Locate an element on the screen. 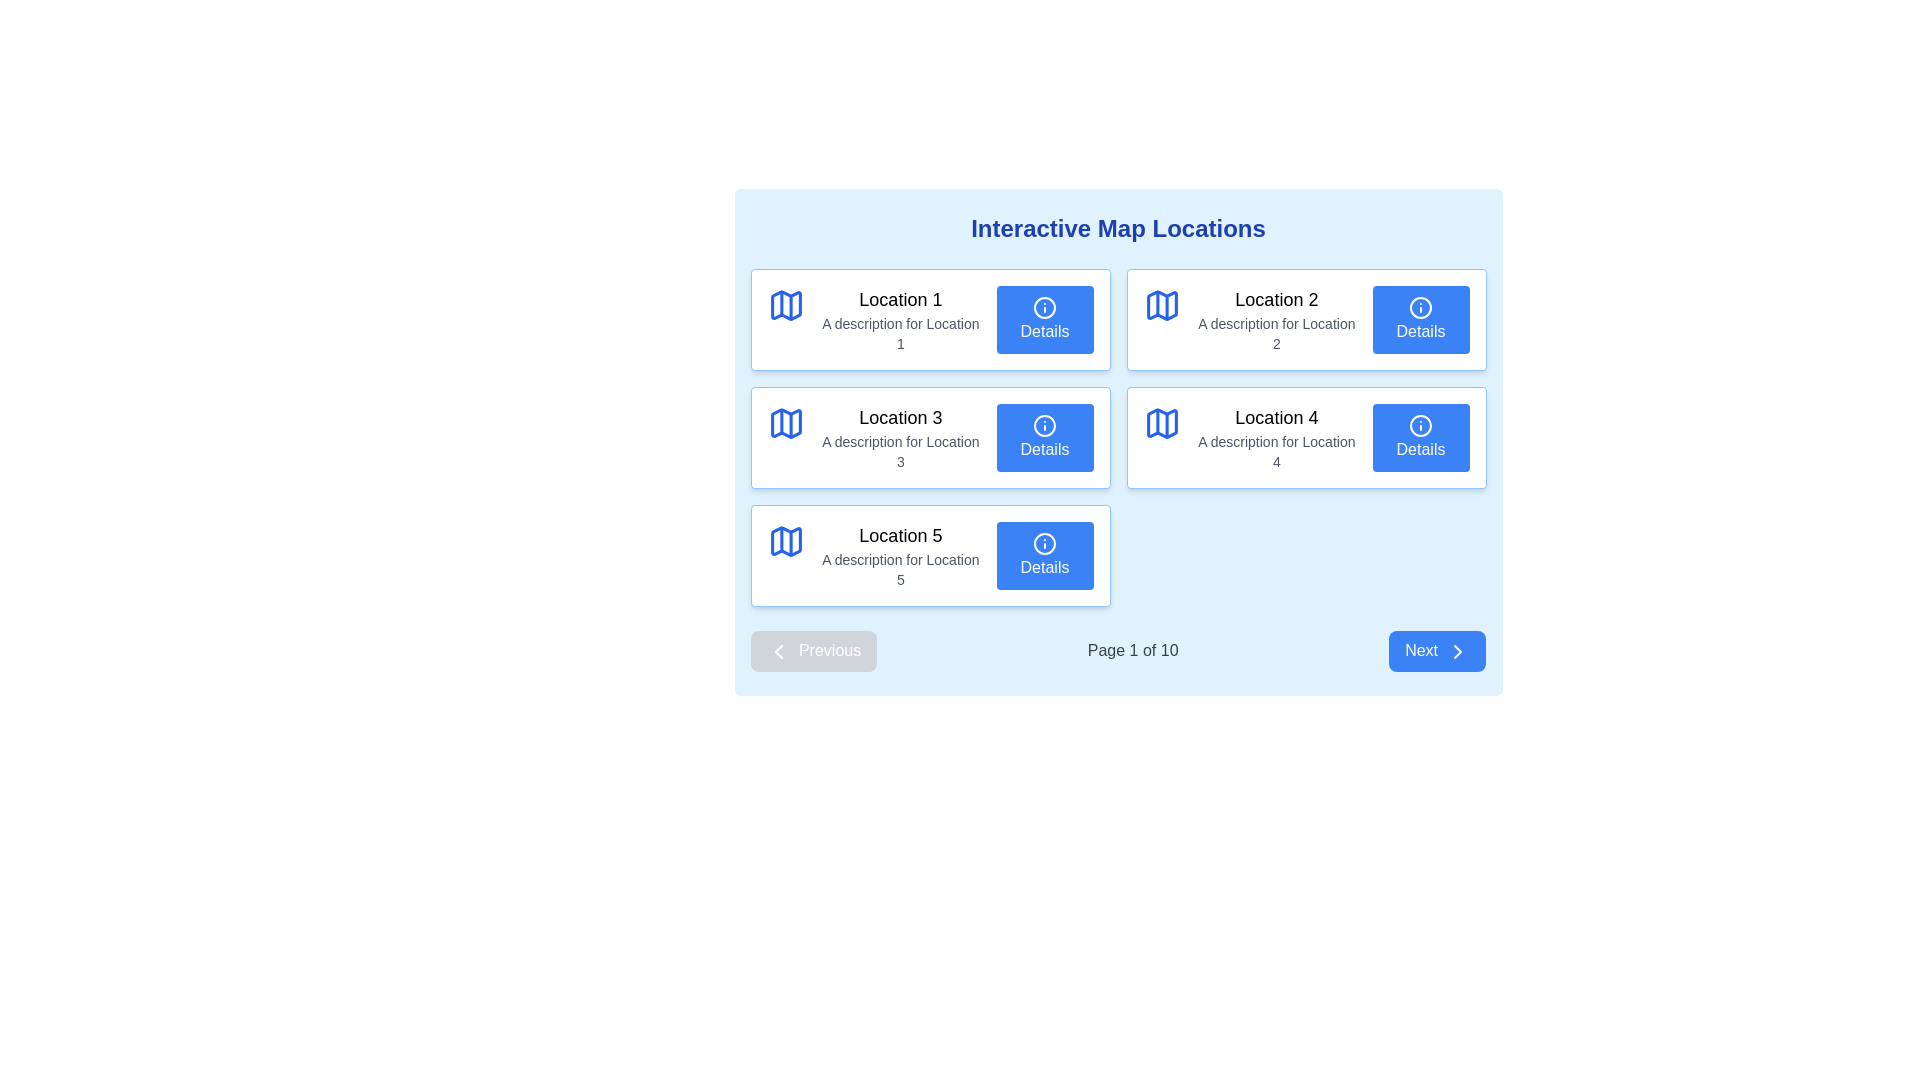 This screenshot has width=1920, height=1080. the outlined circle icon with a smaller dot inside, which is embedded within the blue 'Details' button for 'Location 2' in the grid layout is located at coordinates (1419, 308).